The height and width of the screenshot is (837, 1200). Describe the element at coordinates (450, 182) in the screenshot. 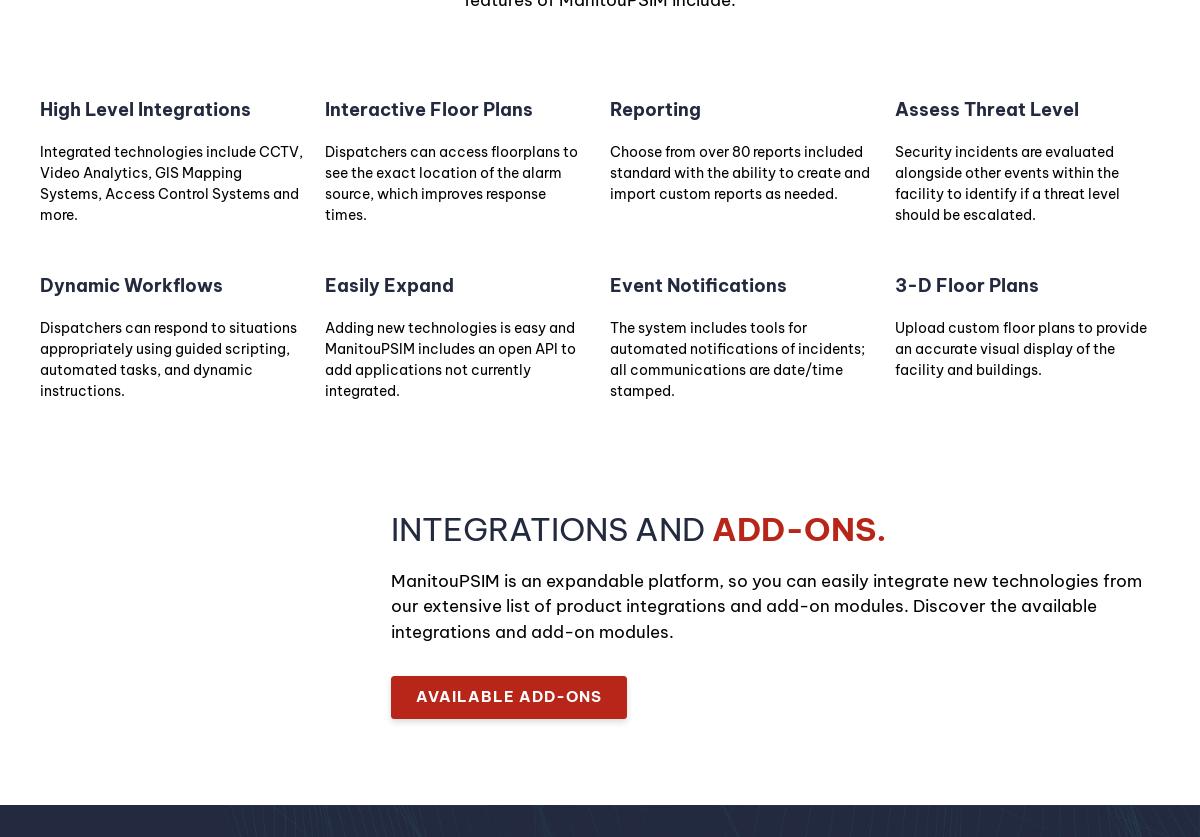

I see `'Dispatchers can access floorplans to see the exact location of the alarm source, which improves response times.'` at that location.